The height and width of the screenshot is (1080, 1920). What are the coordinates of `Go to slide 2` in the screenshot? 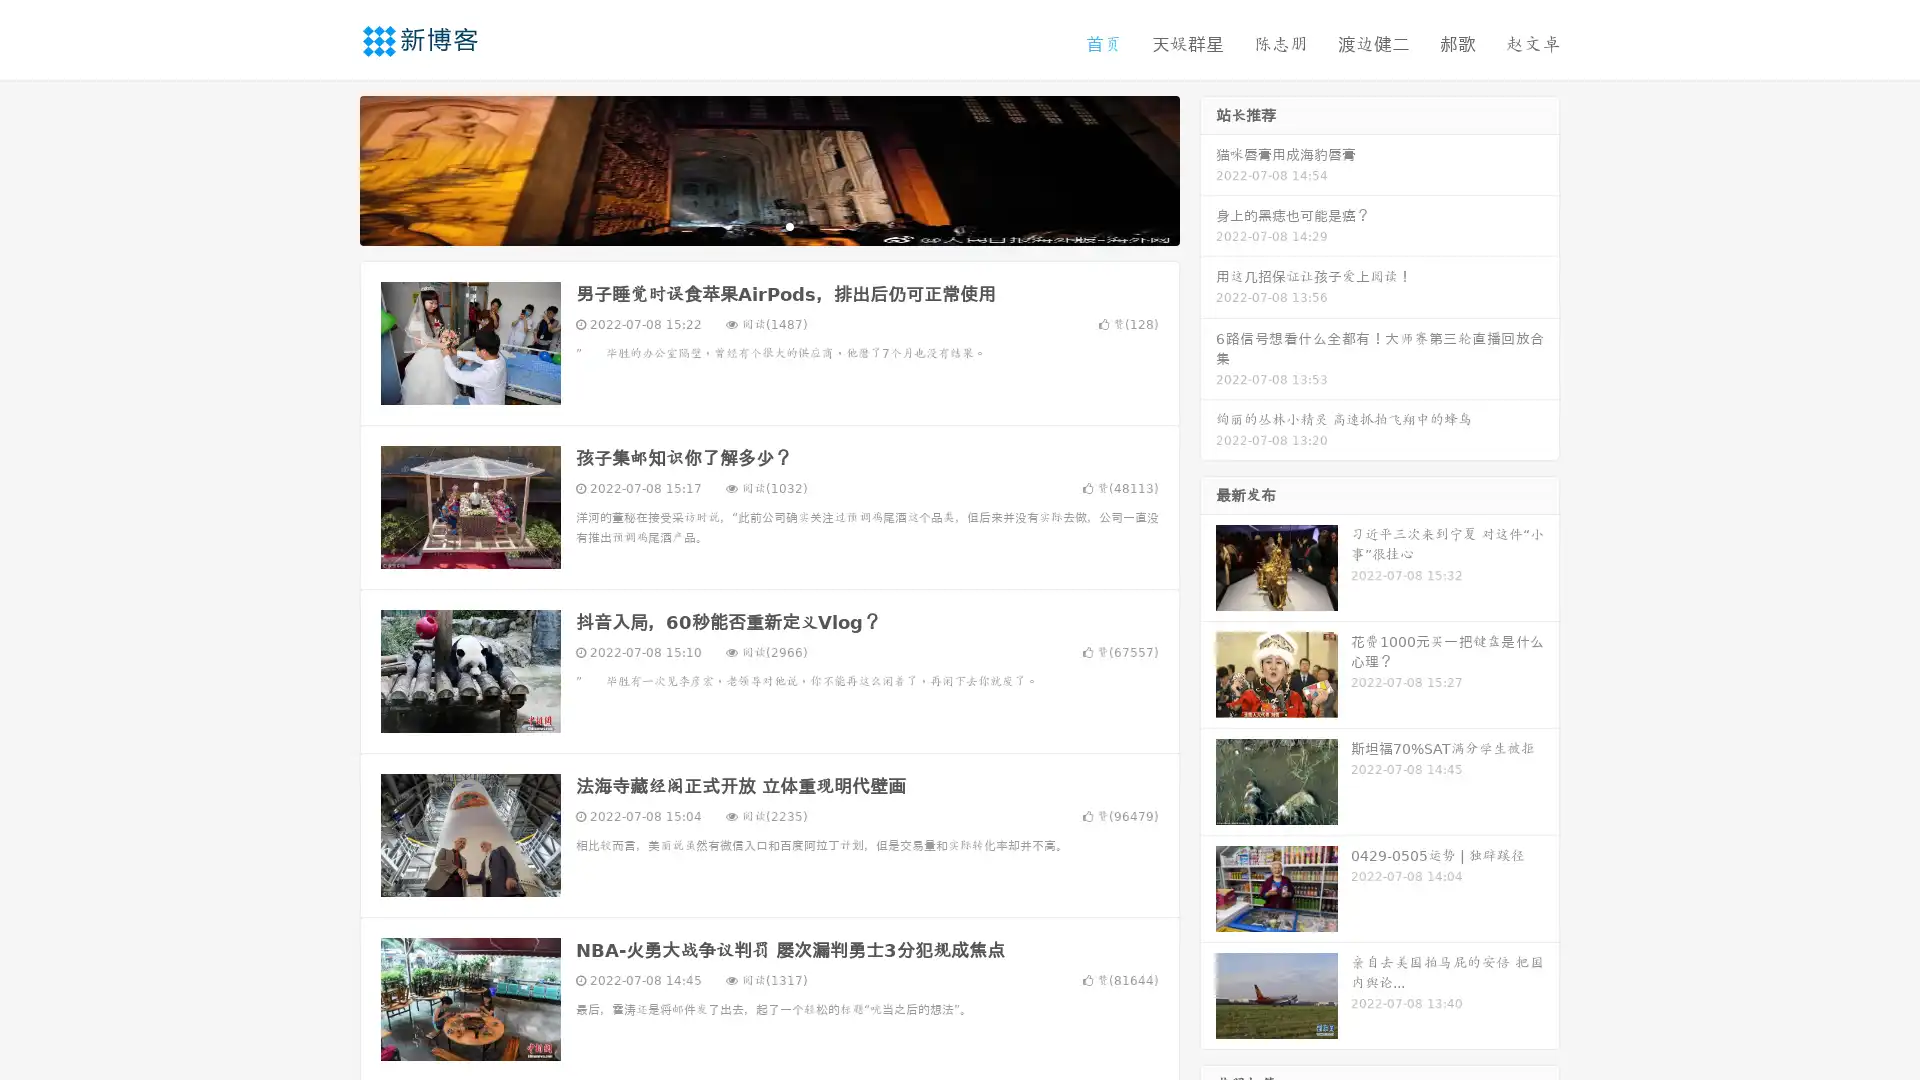 It's located at (768, 225).